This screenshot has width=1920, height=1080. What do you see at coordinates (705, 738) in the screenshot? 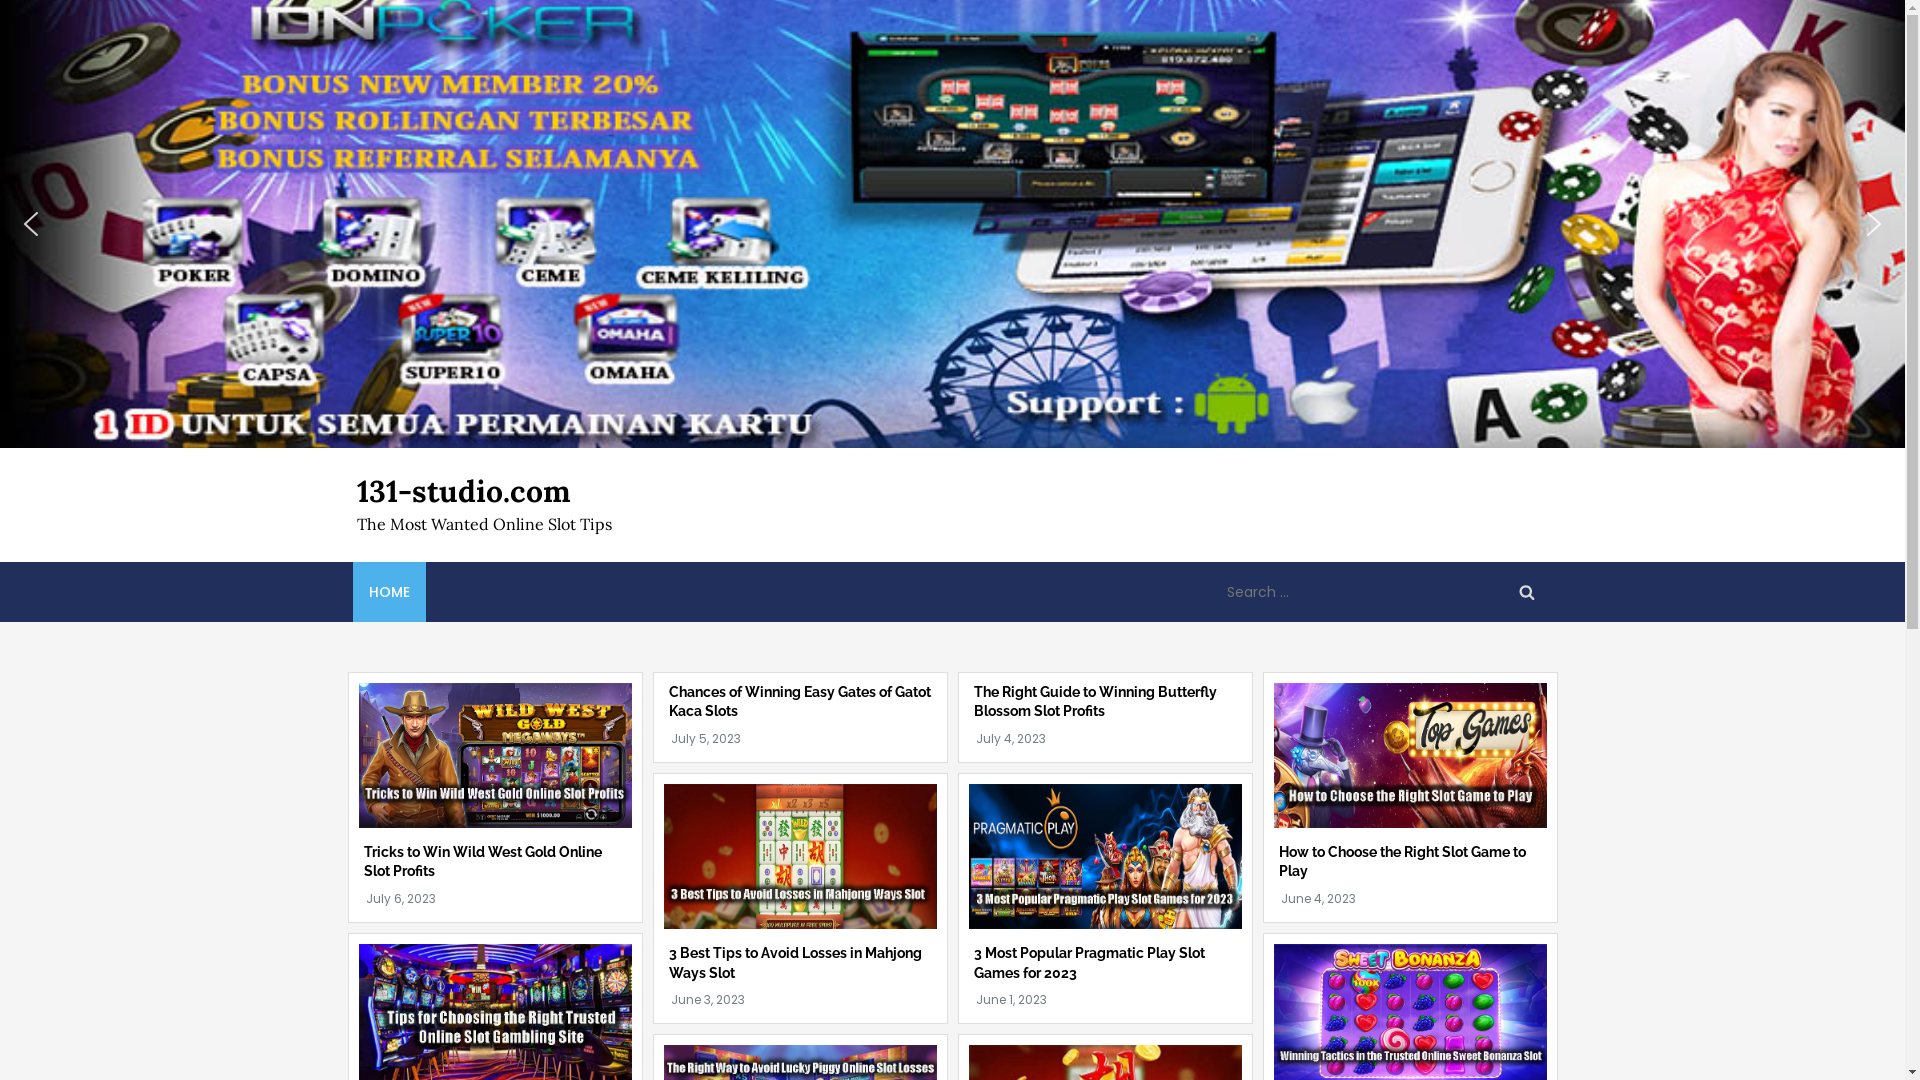
I see `'July 5, 2023'` at bounding box center [705, 738].